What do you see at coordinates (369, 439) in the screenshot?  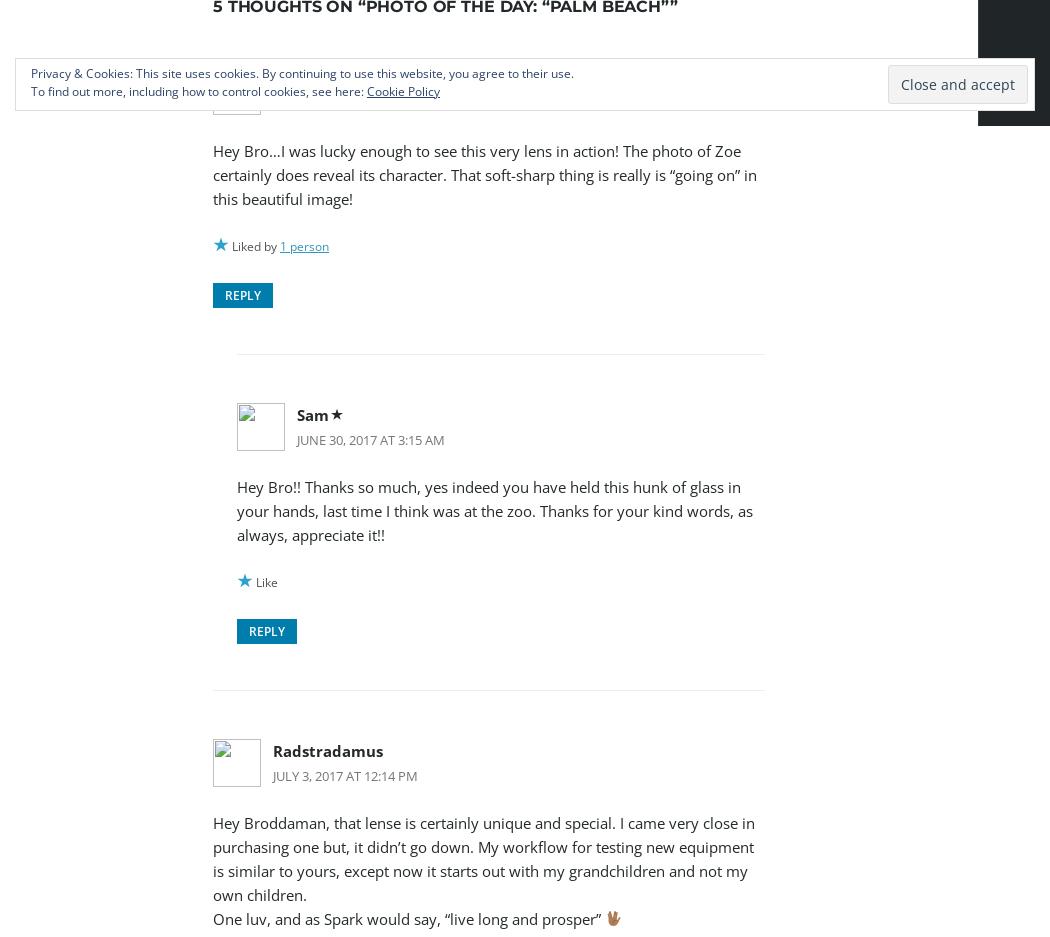 I see `'June 30, 2017 at 3:15 am'` at bounding box center [369, 439].